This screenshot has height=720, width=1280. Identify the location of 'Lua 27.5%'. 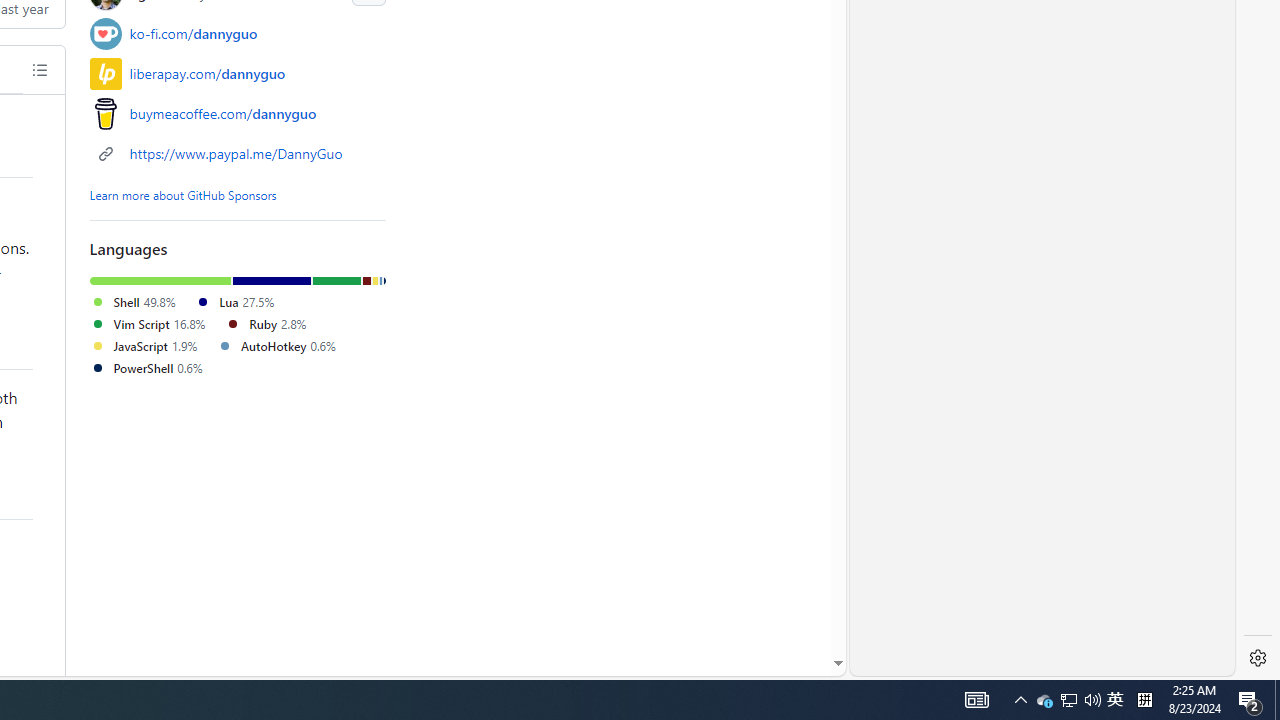
(234, 301).